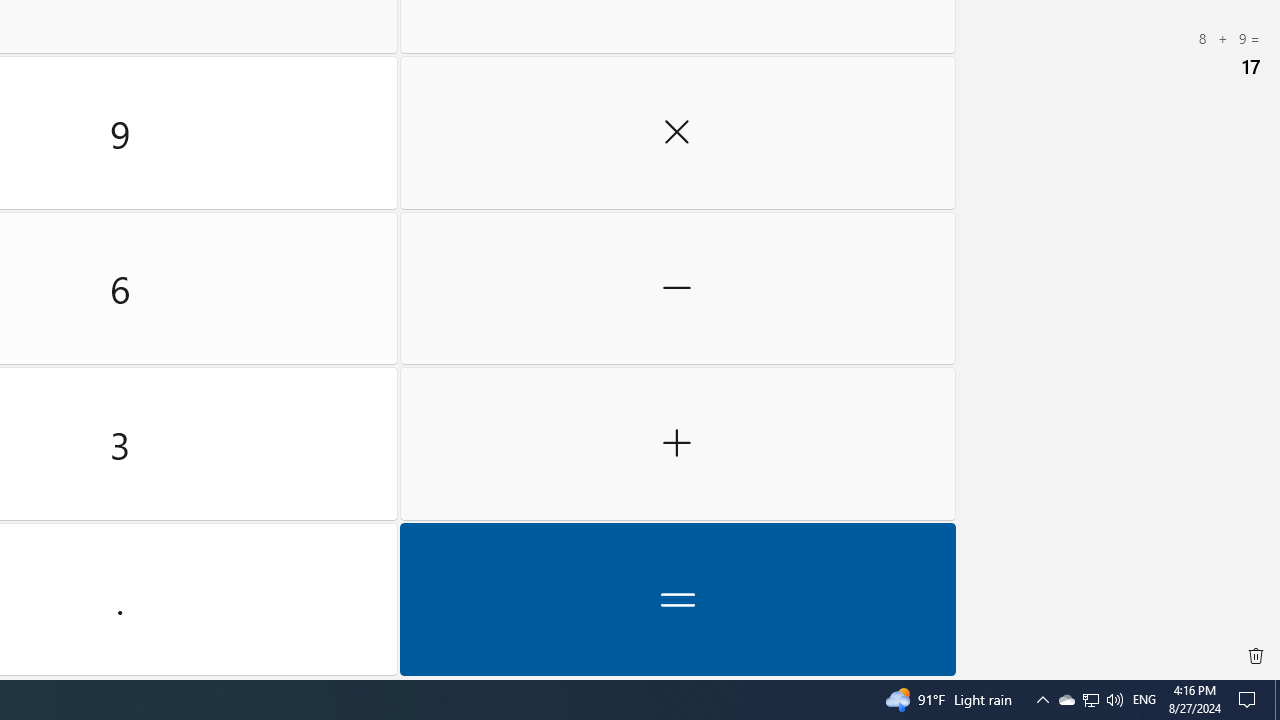 The height and width of the screenshot is (720, 1280). I want to click on 'Clear all history', so click(1255, 655).